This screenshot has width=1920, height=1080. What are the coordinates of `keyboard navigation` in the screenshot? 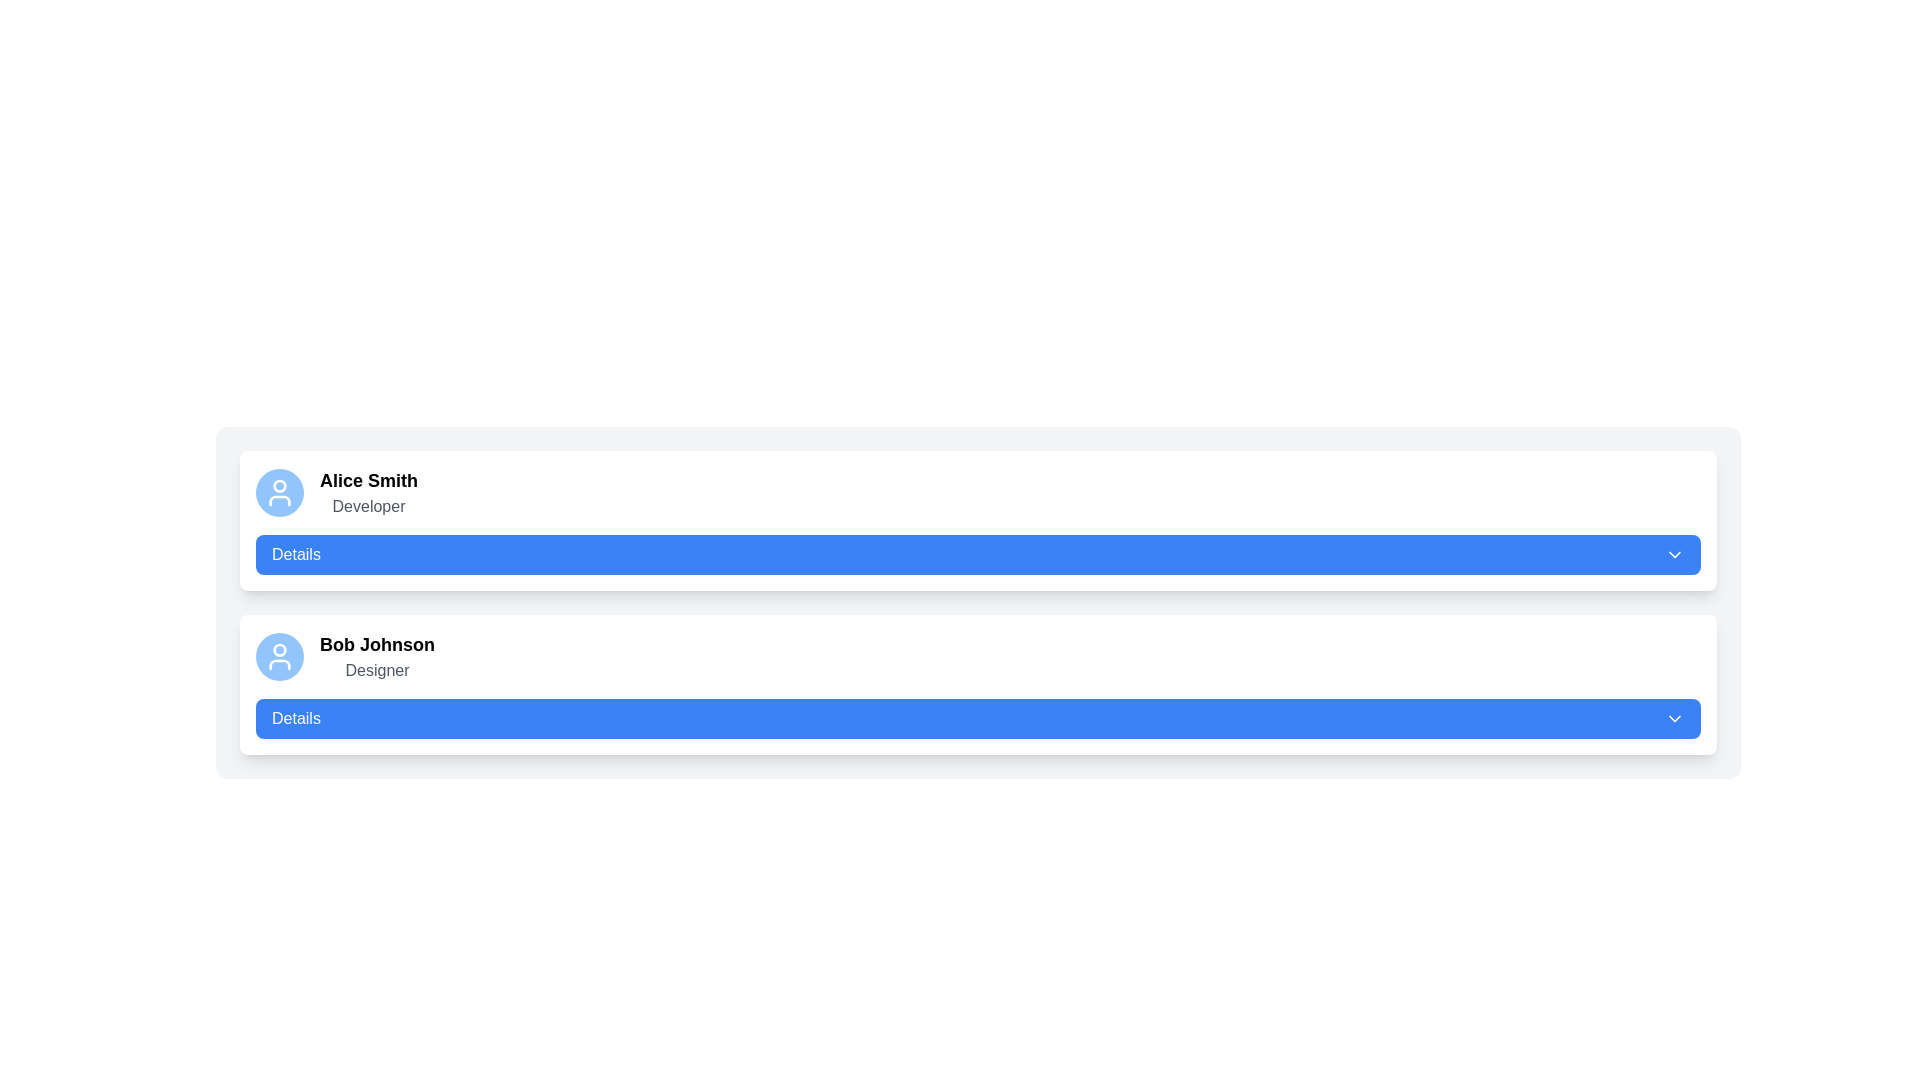 It's located at (295, 555).